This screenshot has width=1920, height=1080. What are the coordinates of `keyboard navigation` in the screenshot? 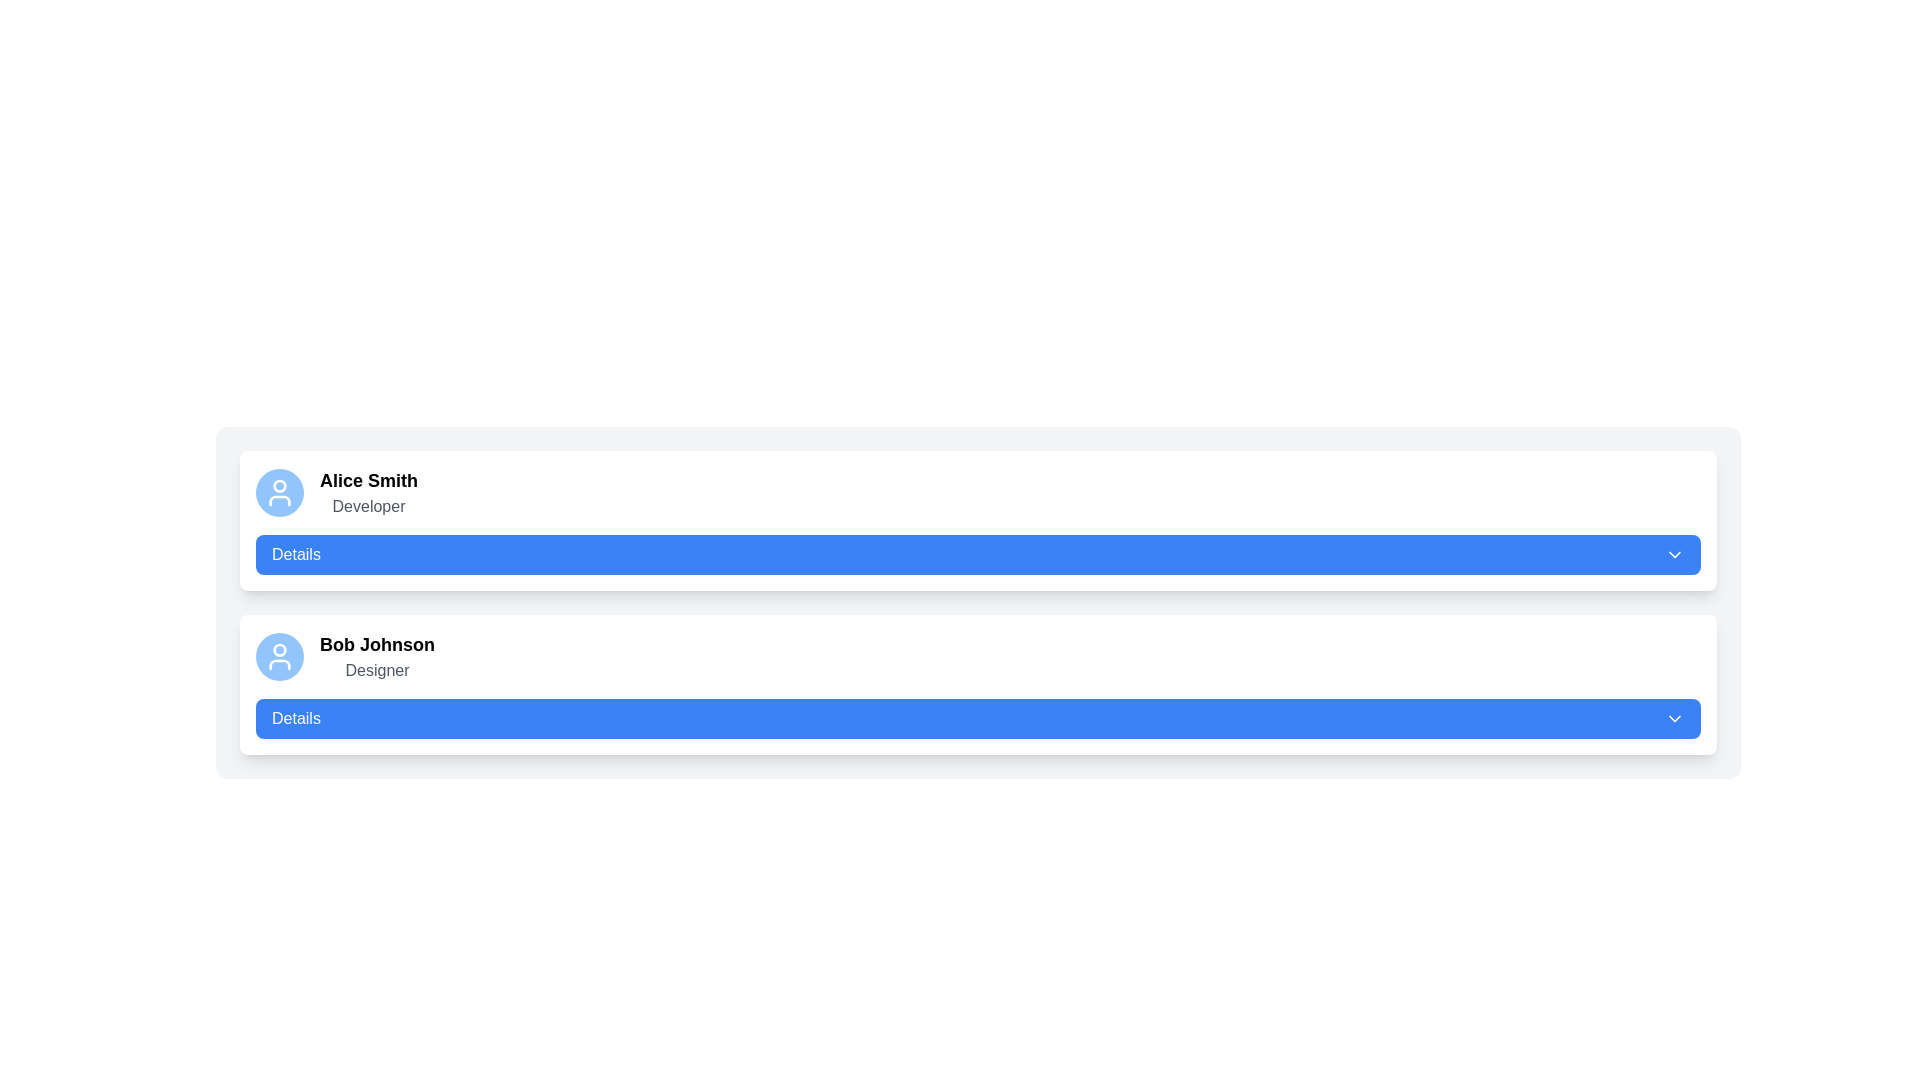 It's located at (295, 555).